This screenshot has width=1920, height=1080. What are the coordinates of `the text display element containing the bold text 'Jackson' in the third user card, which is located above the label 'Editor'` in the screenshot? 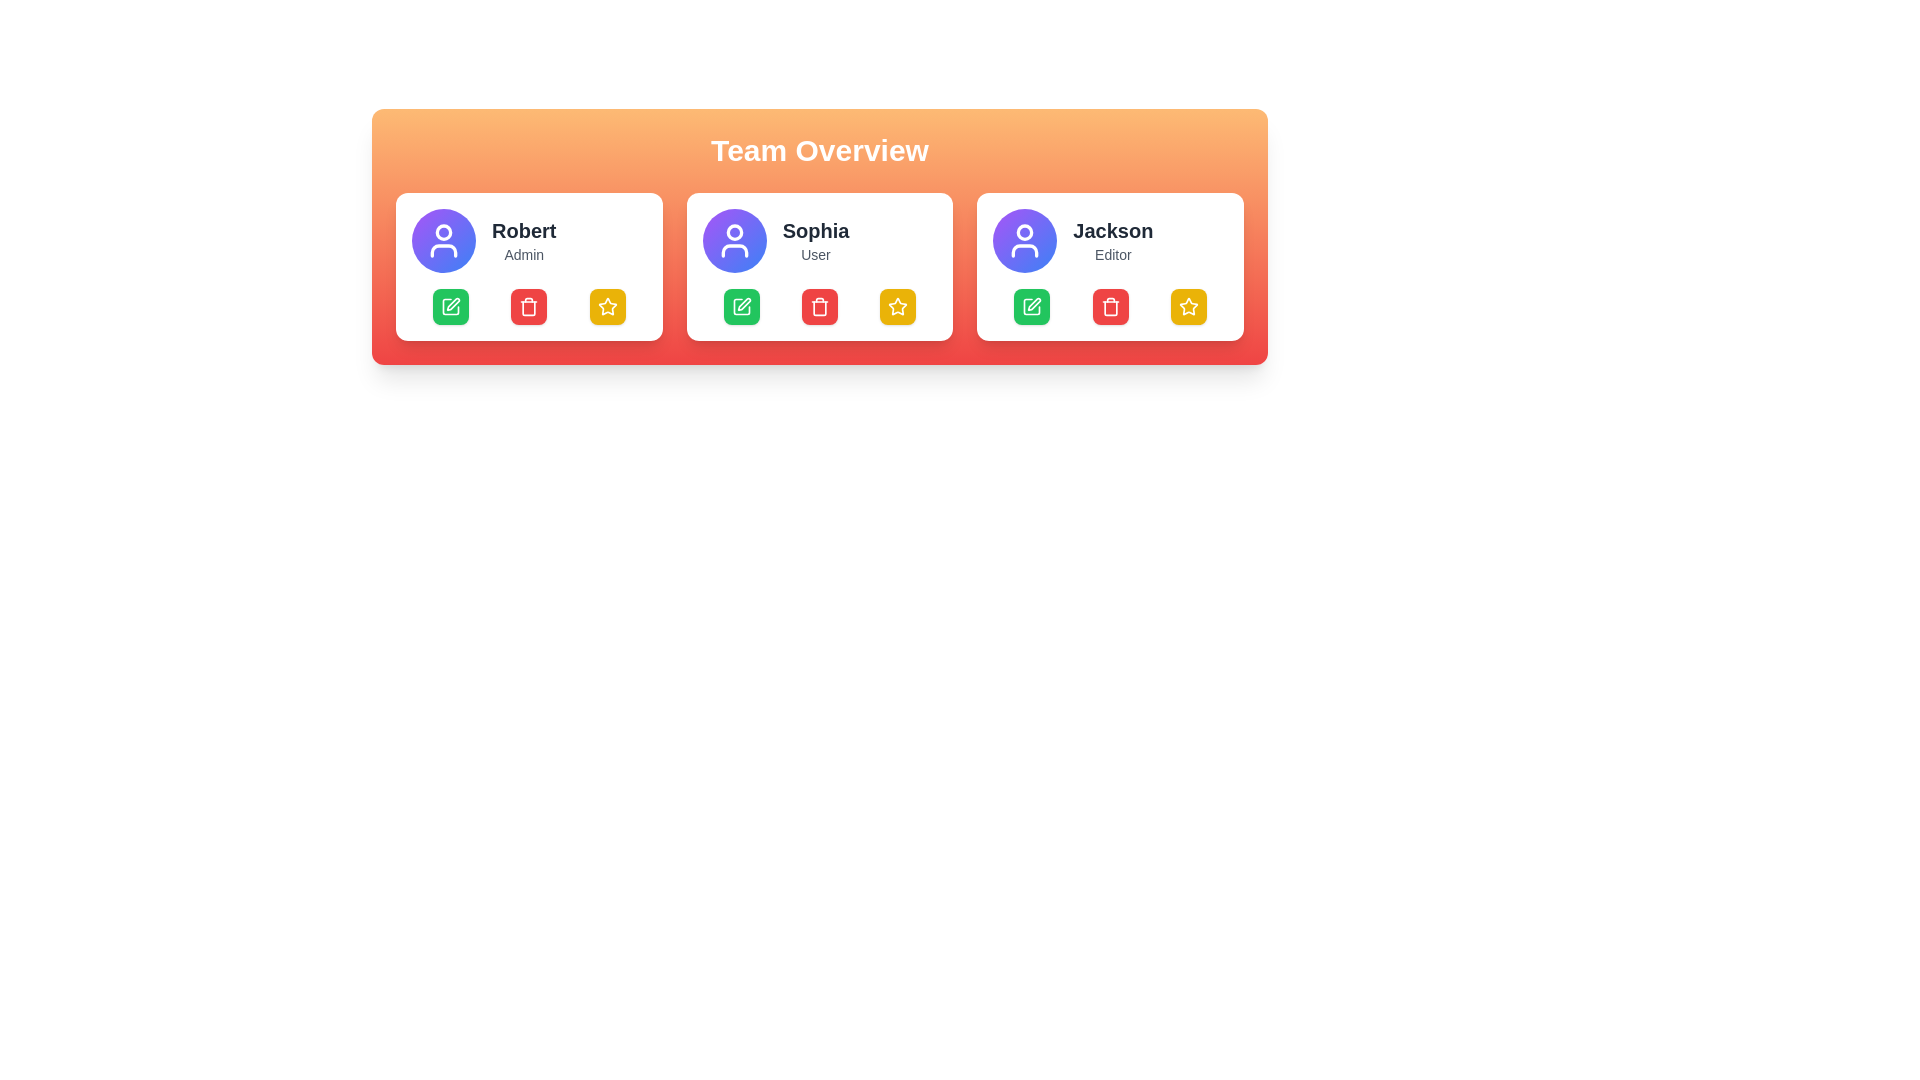 It's located at (1112, 230).